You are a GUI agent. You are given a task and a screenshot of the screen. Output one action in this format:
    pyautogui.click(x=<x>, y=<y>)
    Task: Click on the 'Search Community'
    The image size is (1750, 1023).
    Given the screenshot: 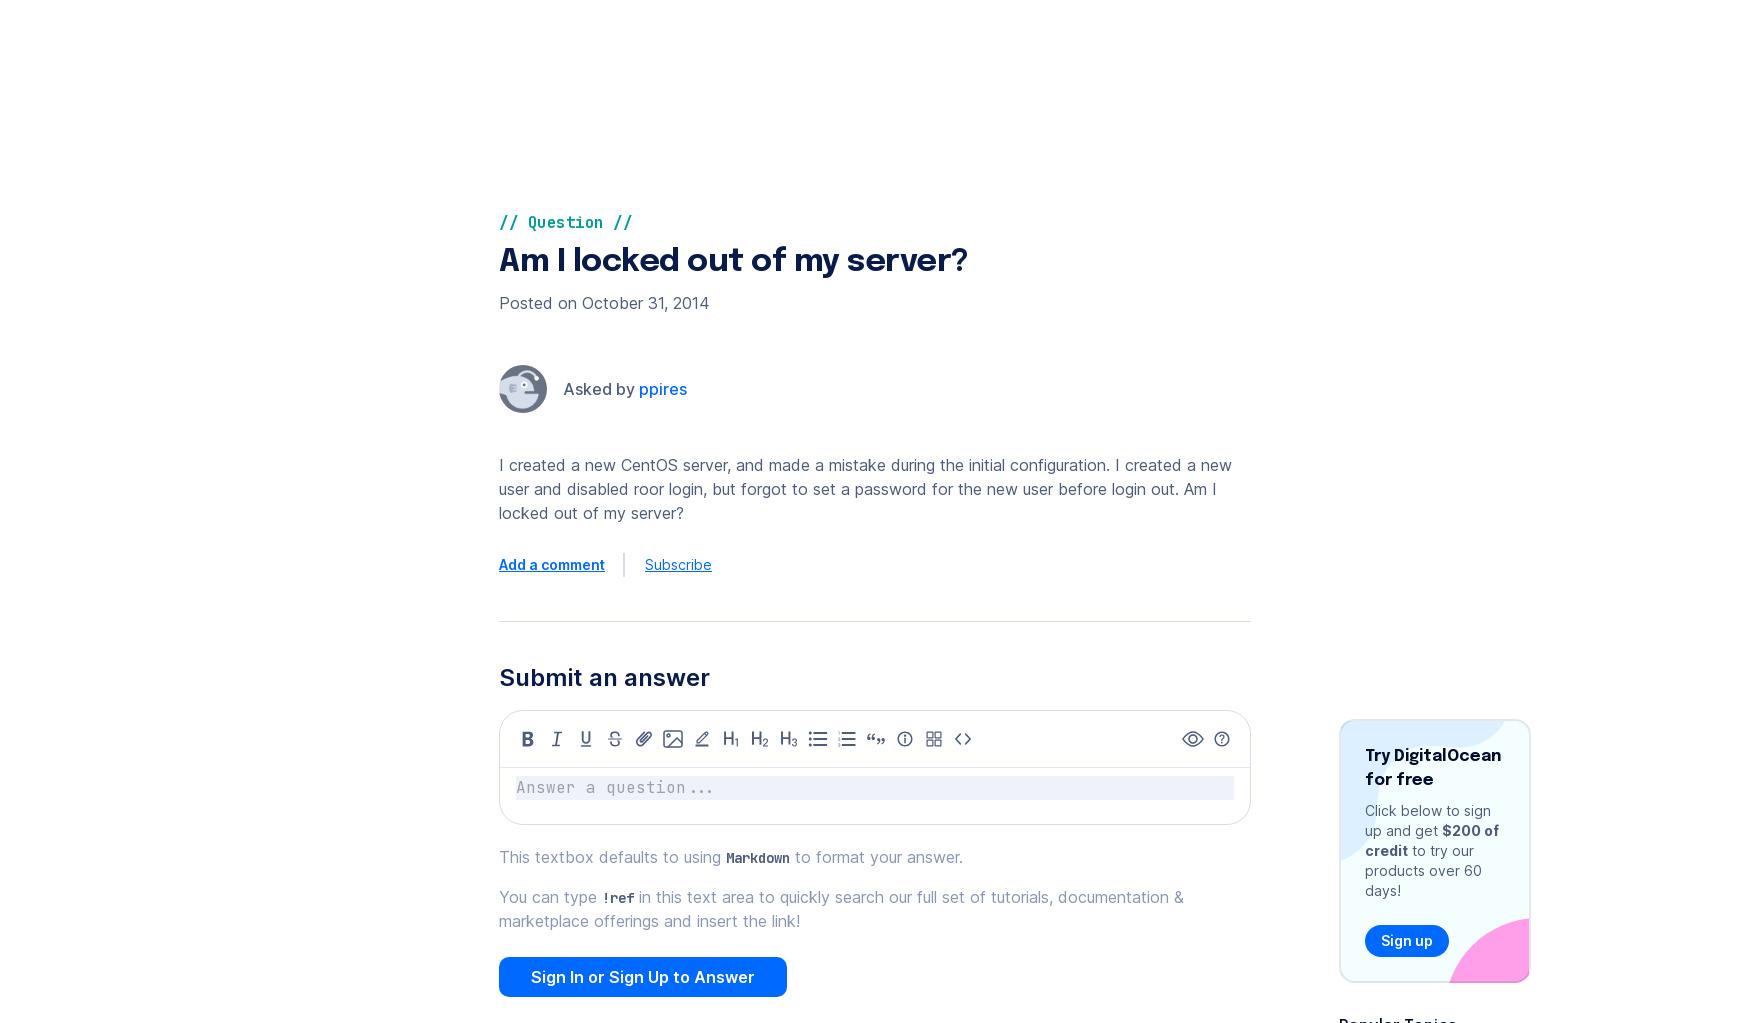 What is the action you would take?
    pyautogui.click(x=1408, y=139)
    